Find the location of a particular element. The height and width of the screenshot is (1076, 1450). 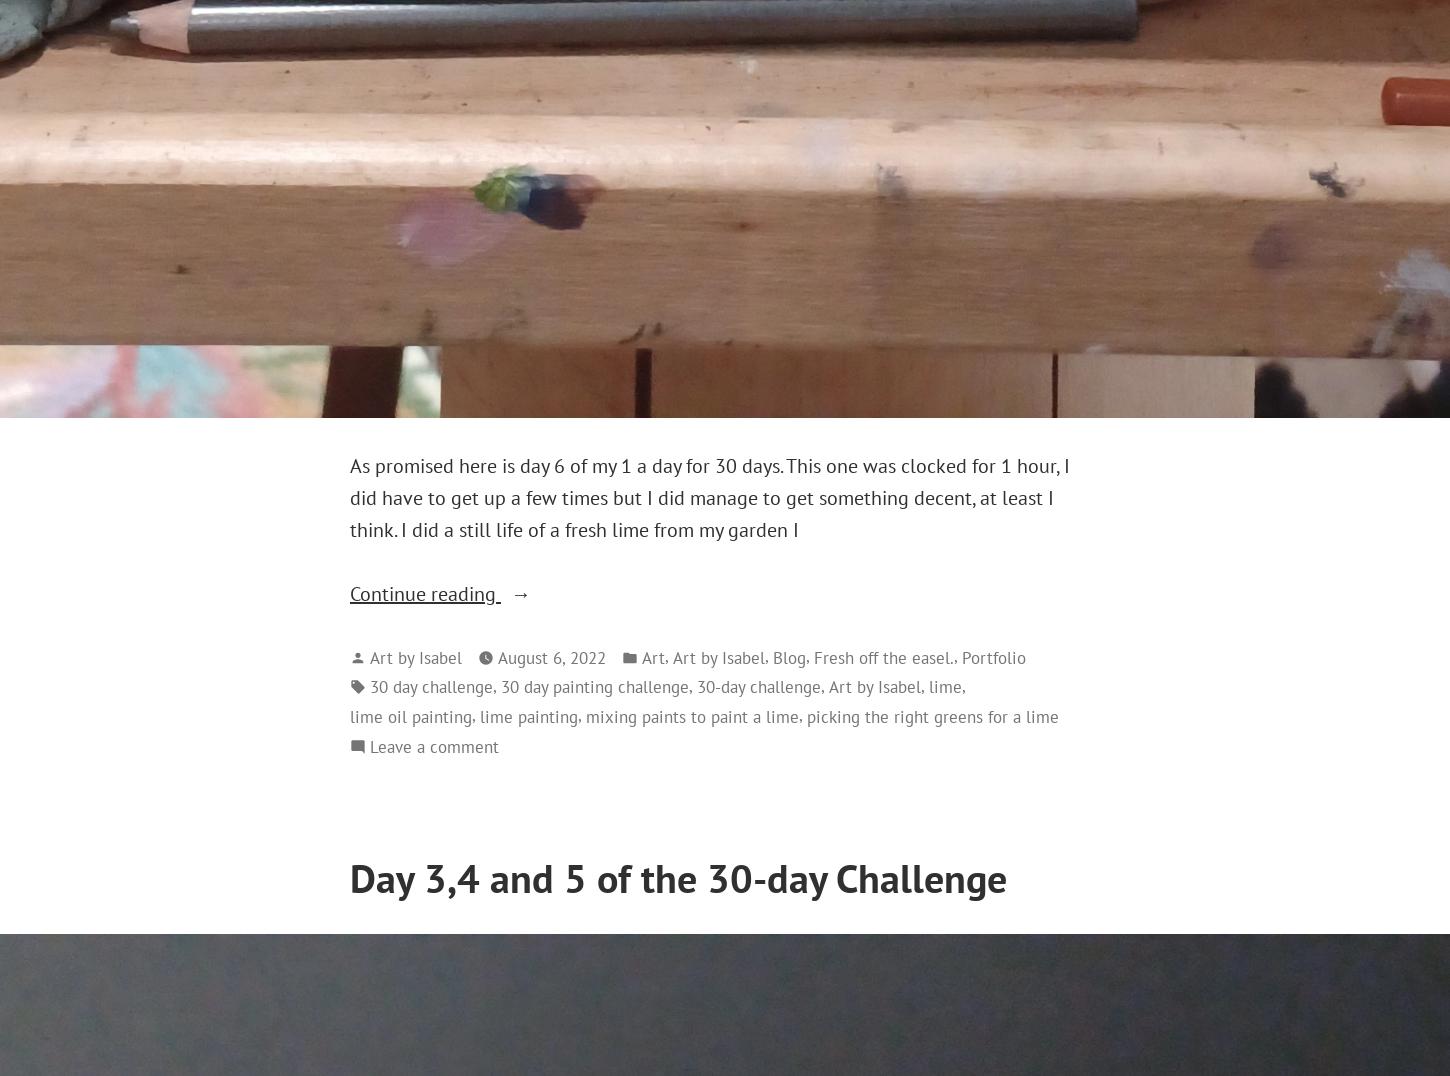

'lime oil painting' is located at coordinates (350, 716).